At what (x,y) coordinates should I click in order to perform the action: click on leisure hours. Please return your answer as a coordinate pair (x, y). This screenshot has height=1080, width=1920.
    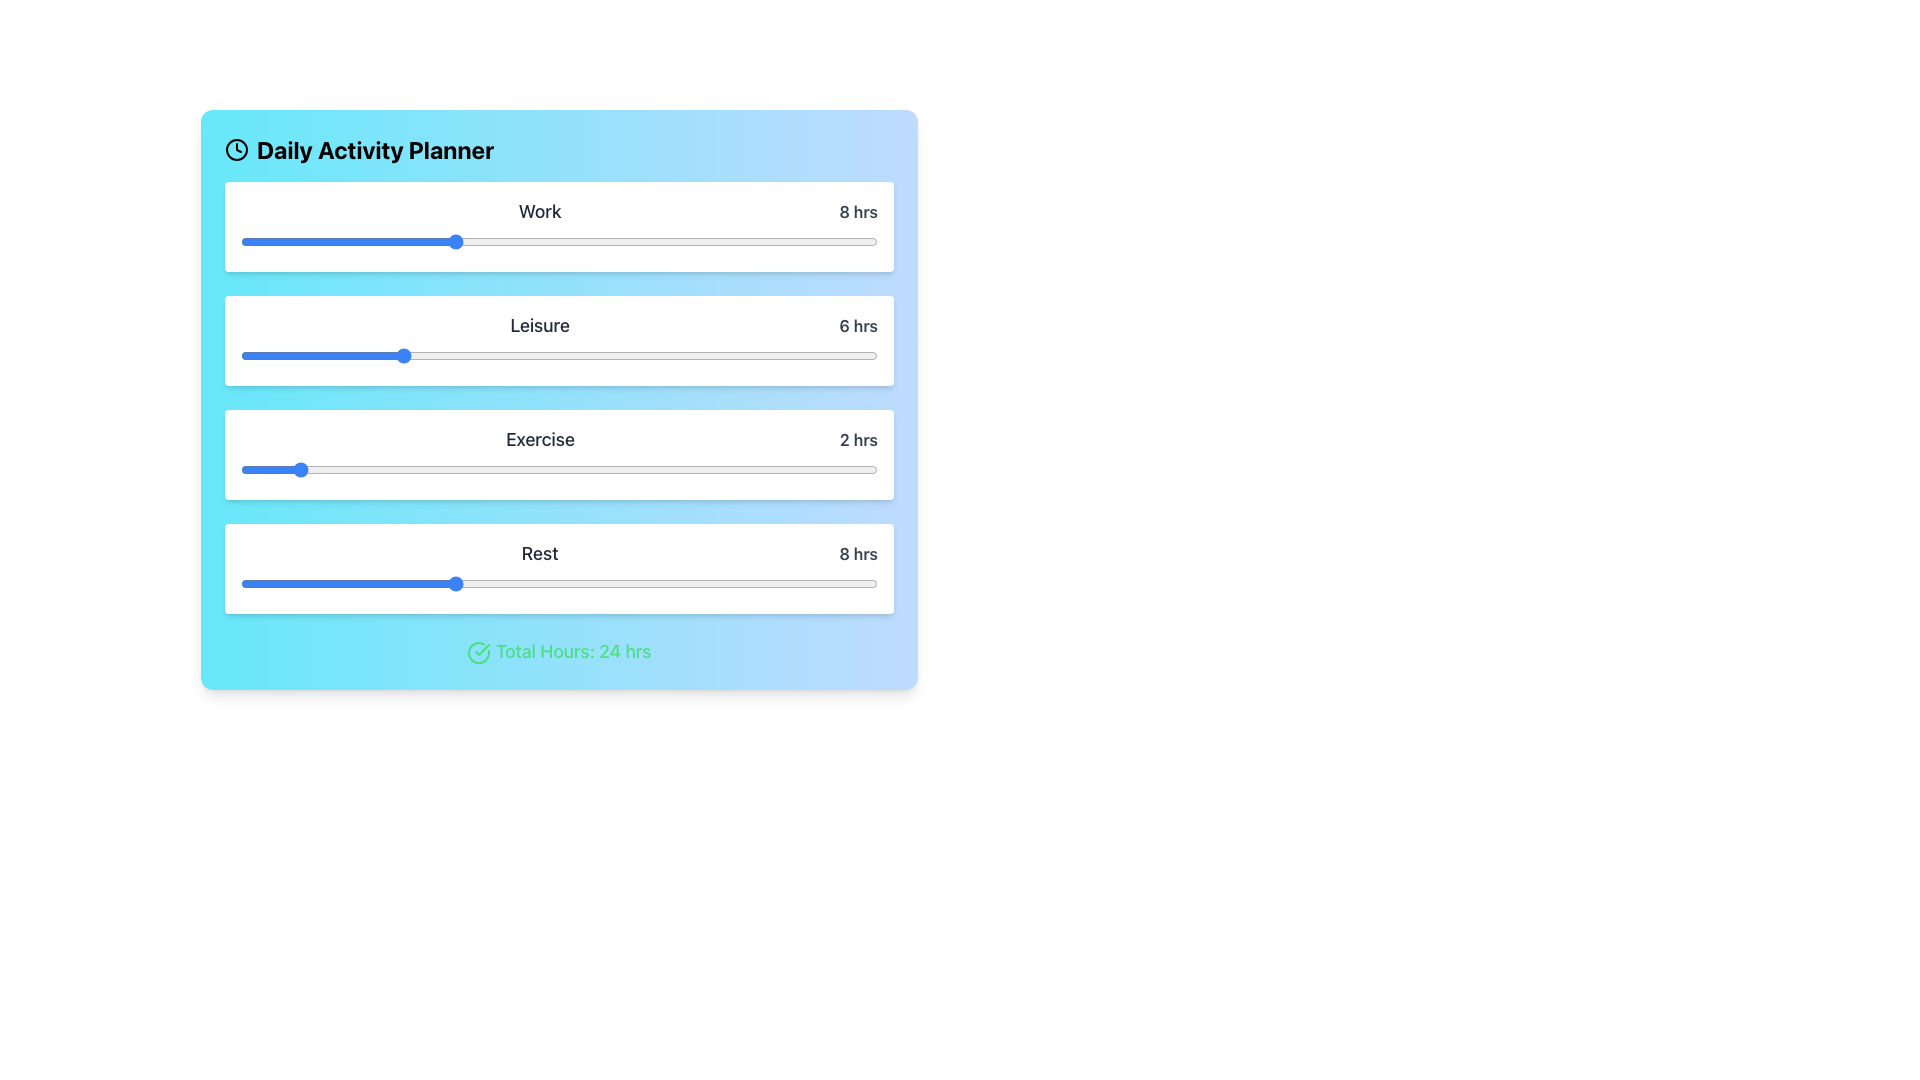
    Looking at the image, I should click on (293, 354).